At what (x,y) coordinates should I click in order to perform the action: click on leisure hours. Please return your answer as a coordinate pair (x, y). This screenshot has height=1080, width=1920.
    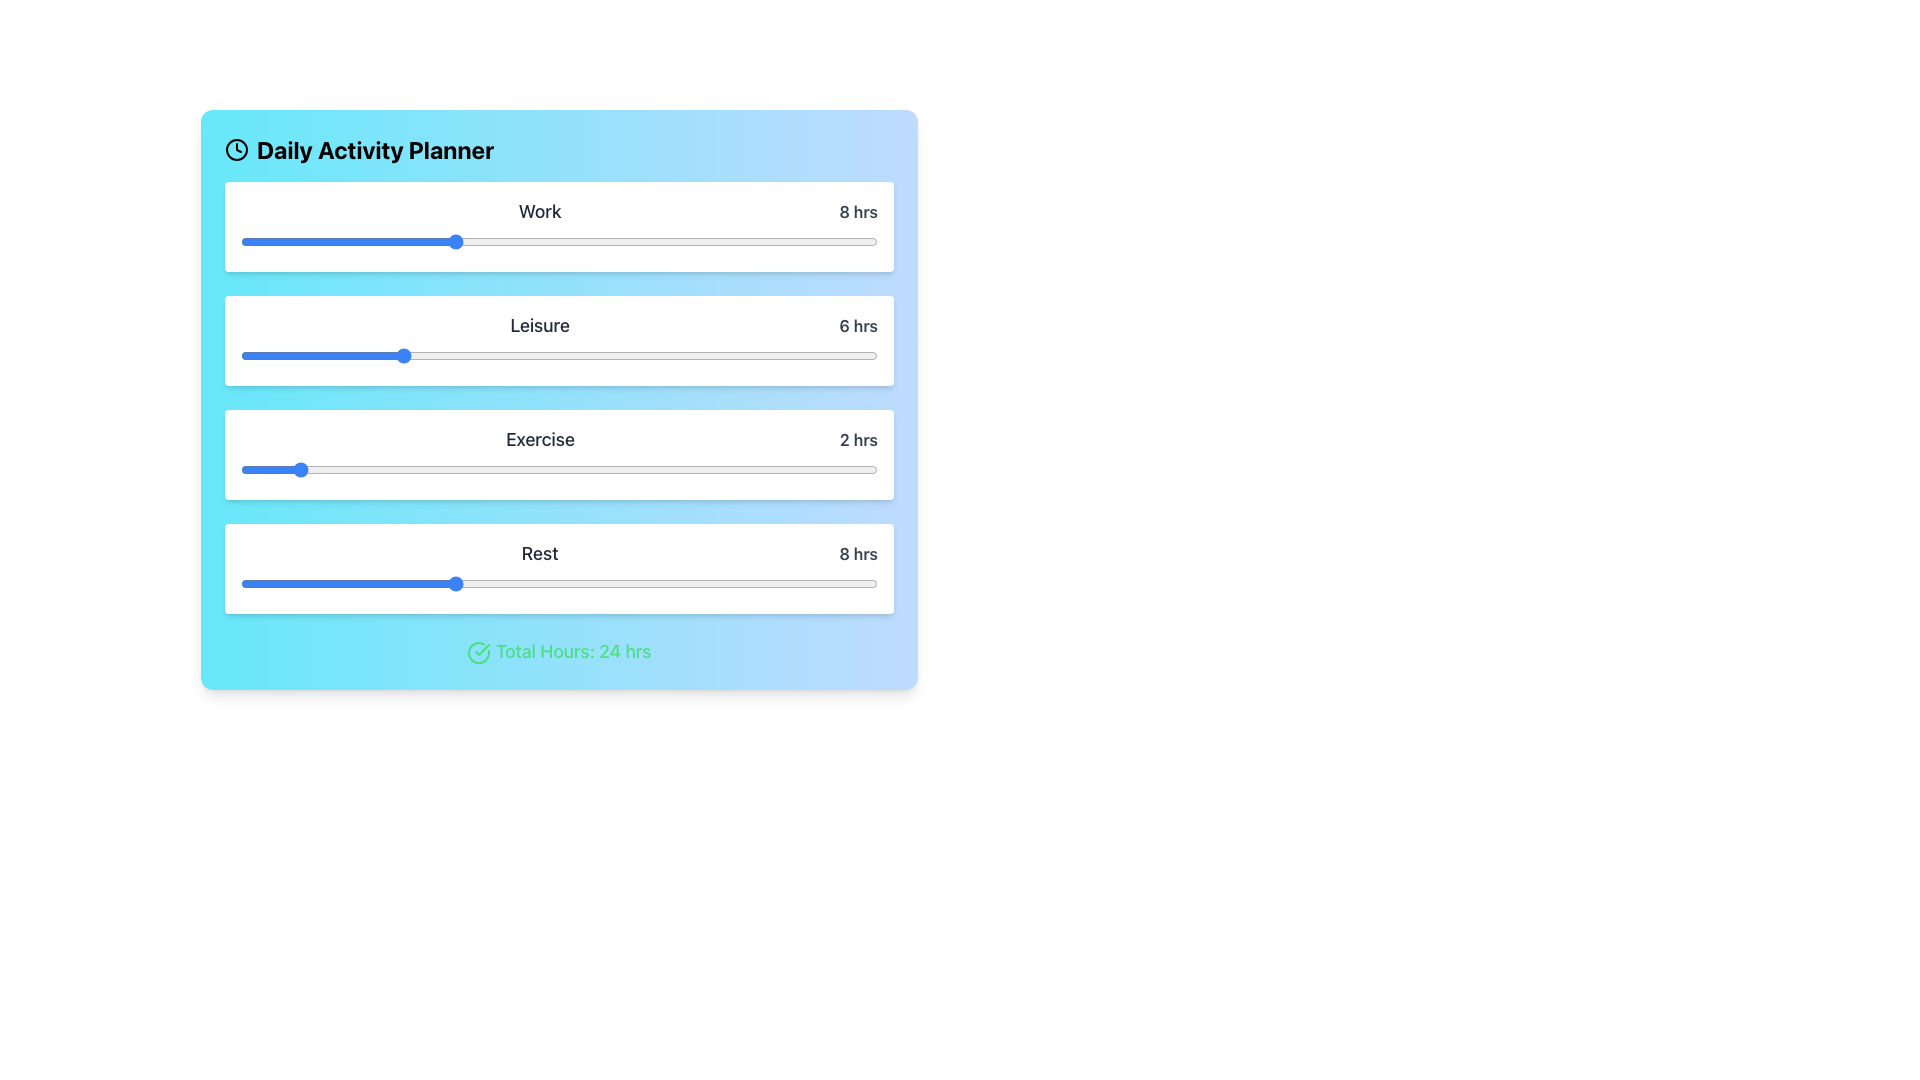
    Looking at the image, I should click on (293, 354).